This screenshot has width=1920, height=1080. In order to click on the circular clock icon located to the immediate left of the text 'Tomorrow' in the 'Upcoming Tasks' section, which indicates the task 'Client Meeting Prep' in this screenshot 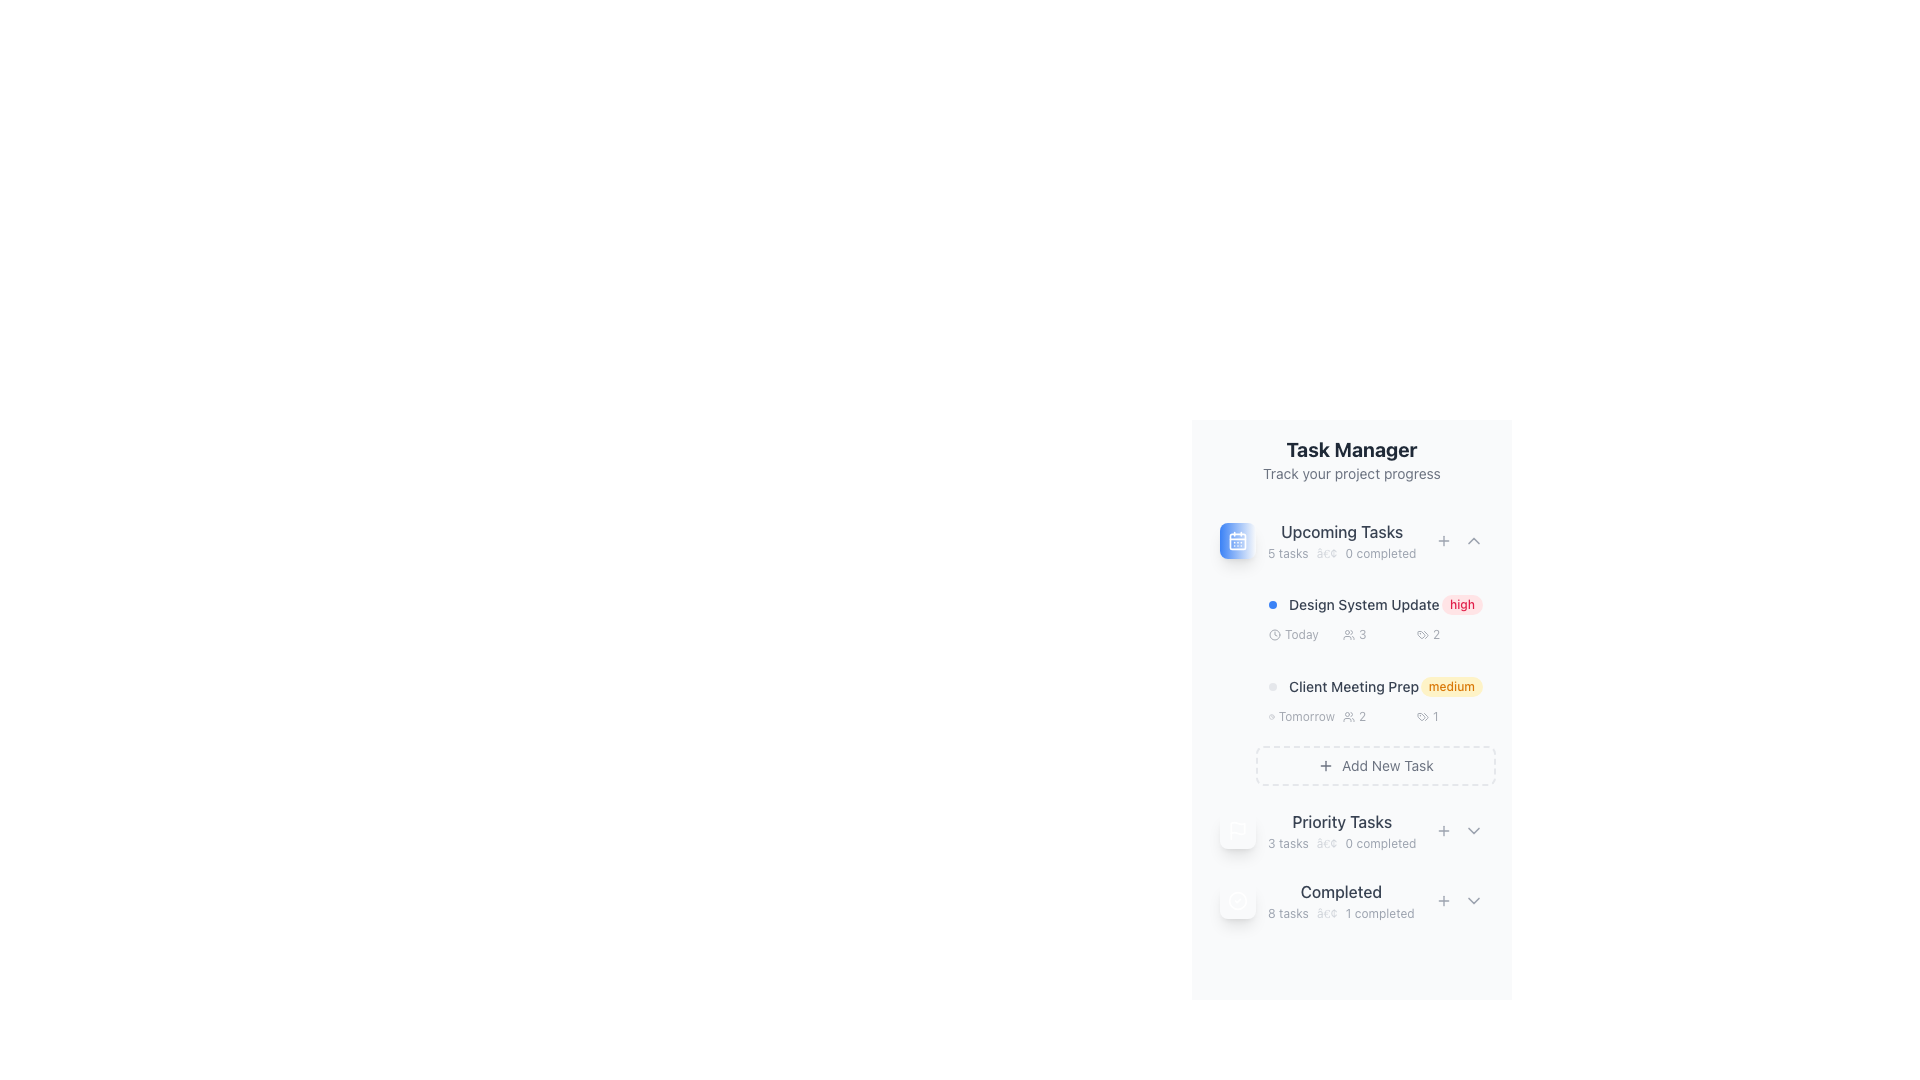, I will do `click(1270, 716)`.